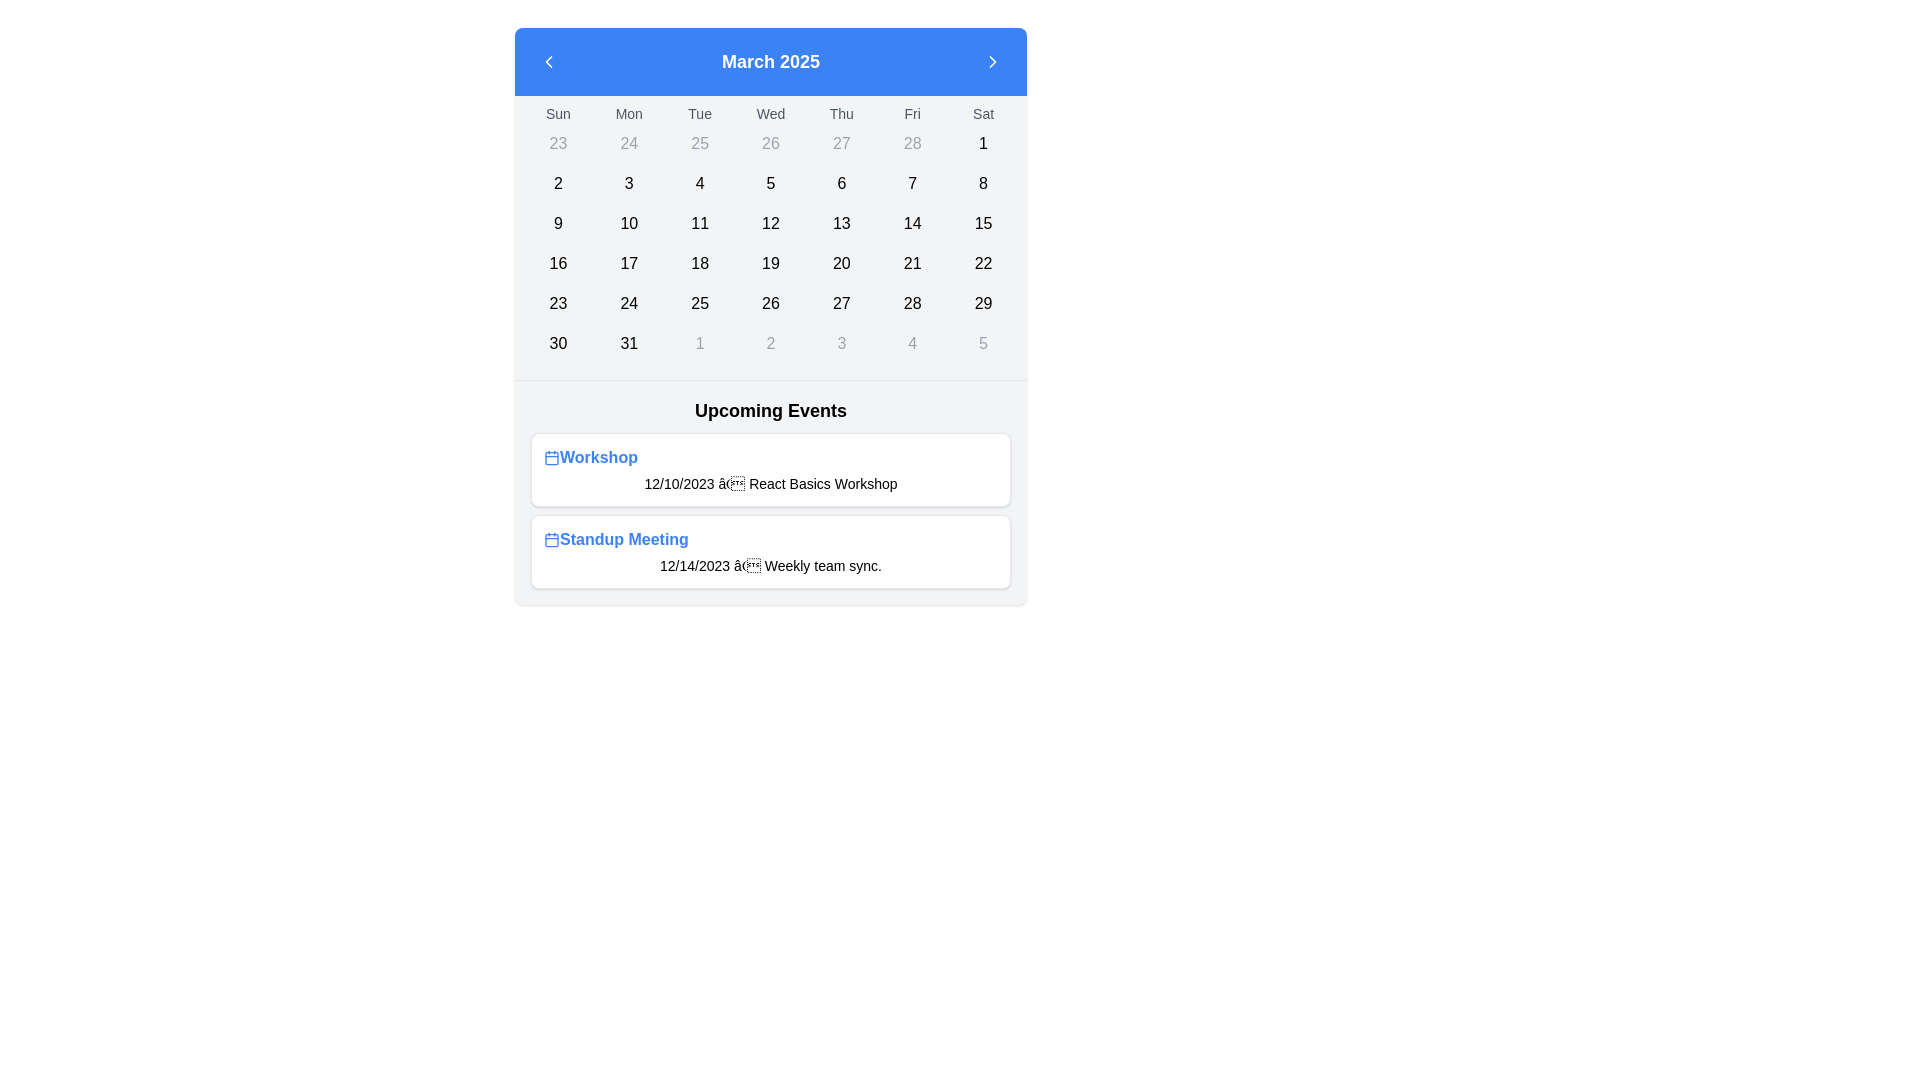  What do you see at coordinates (770, 114) in the screenshot?
I see `the text label displaying 'Wed' in the header row of the calendar layout for March 2025, positioned in the fourth column` at bounding box center [770, 114].